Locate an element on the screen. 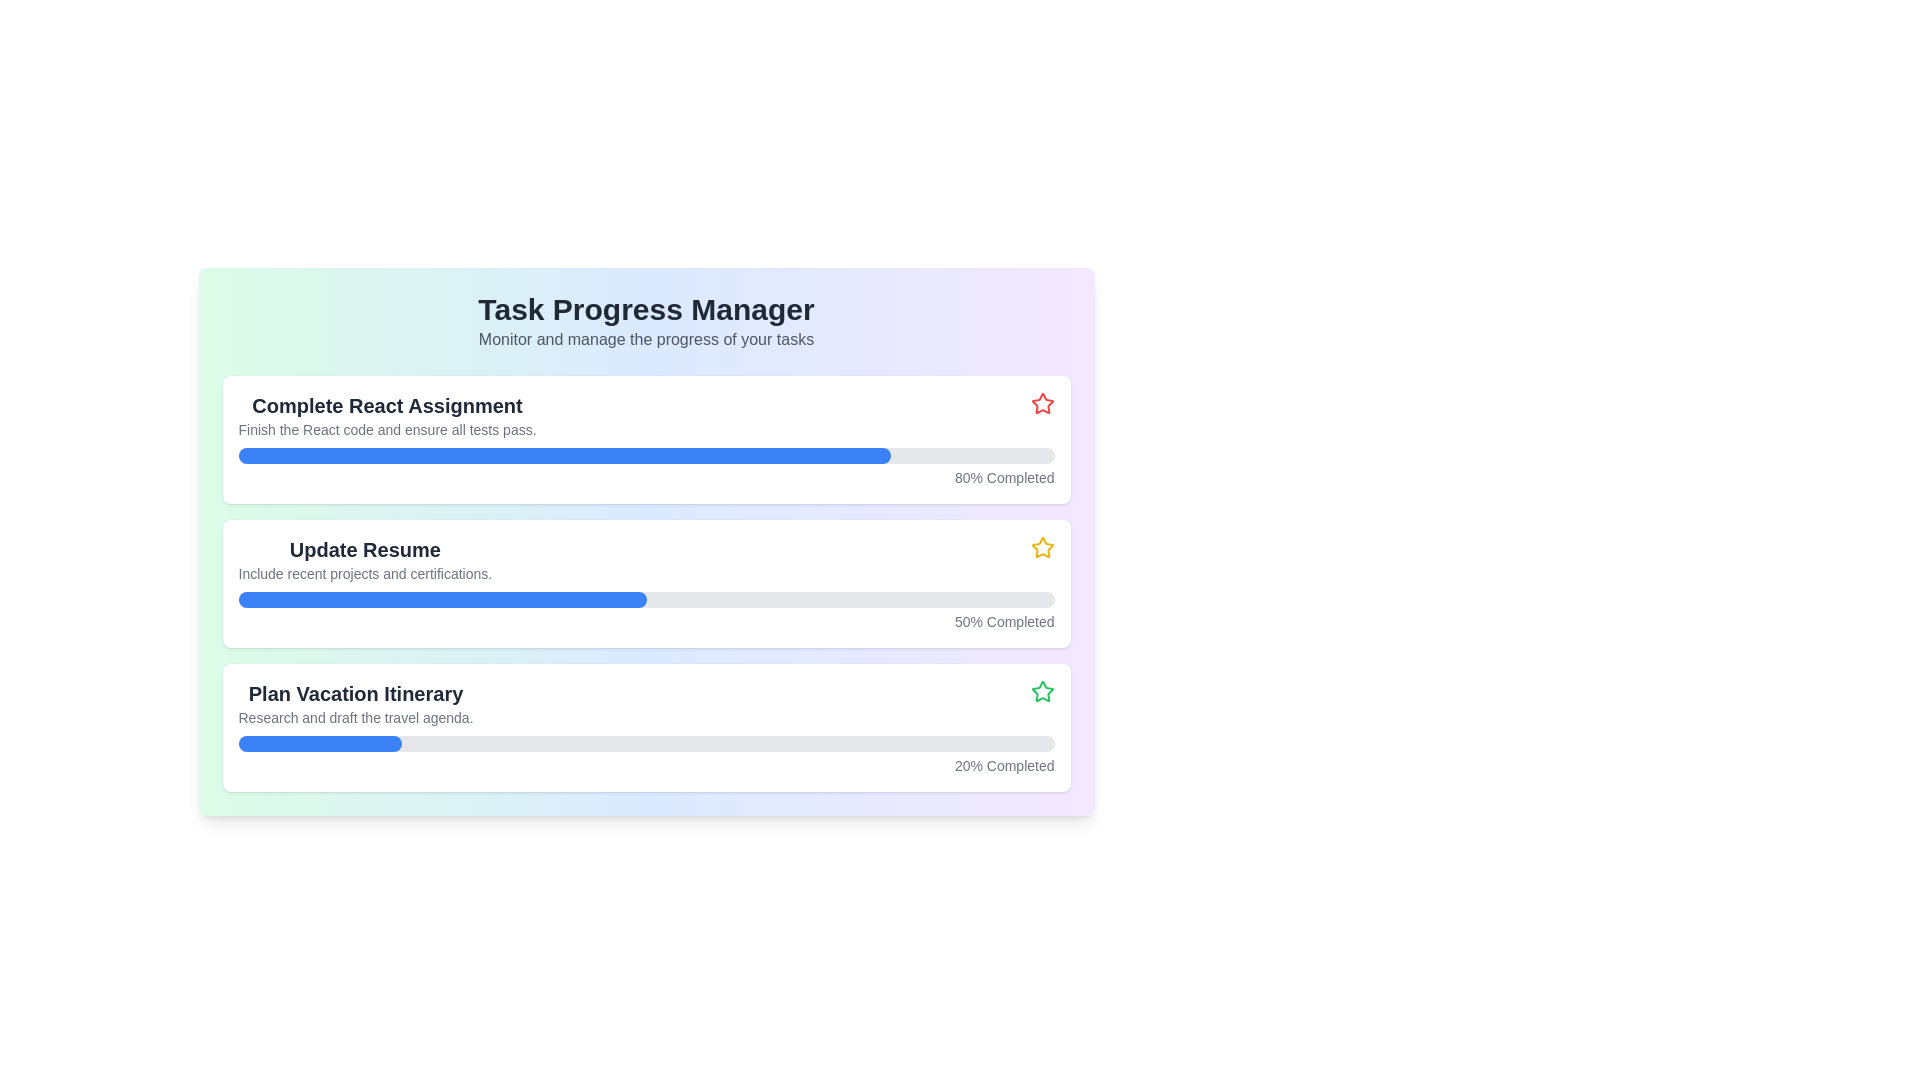 Image resolution: width=1920 pixels, height=1080 pixels. task progress is located at coordinates (679, 744).